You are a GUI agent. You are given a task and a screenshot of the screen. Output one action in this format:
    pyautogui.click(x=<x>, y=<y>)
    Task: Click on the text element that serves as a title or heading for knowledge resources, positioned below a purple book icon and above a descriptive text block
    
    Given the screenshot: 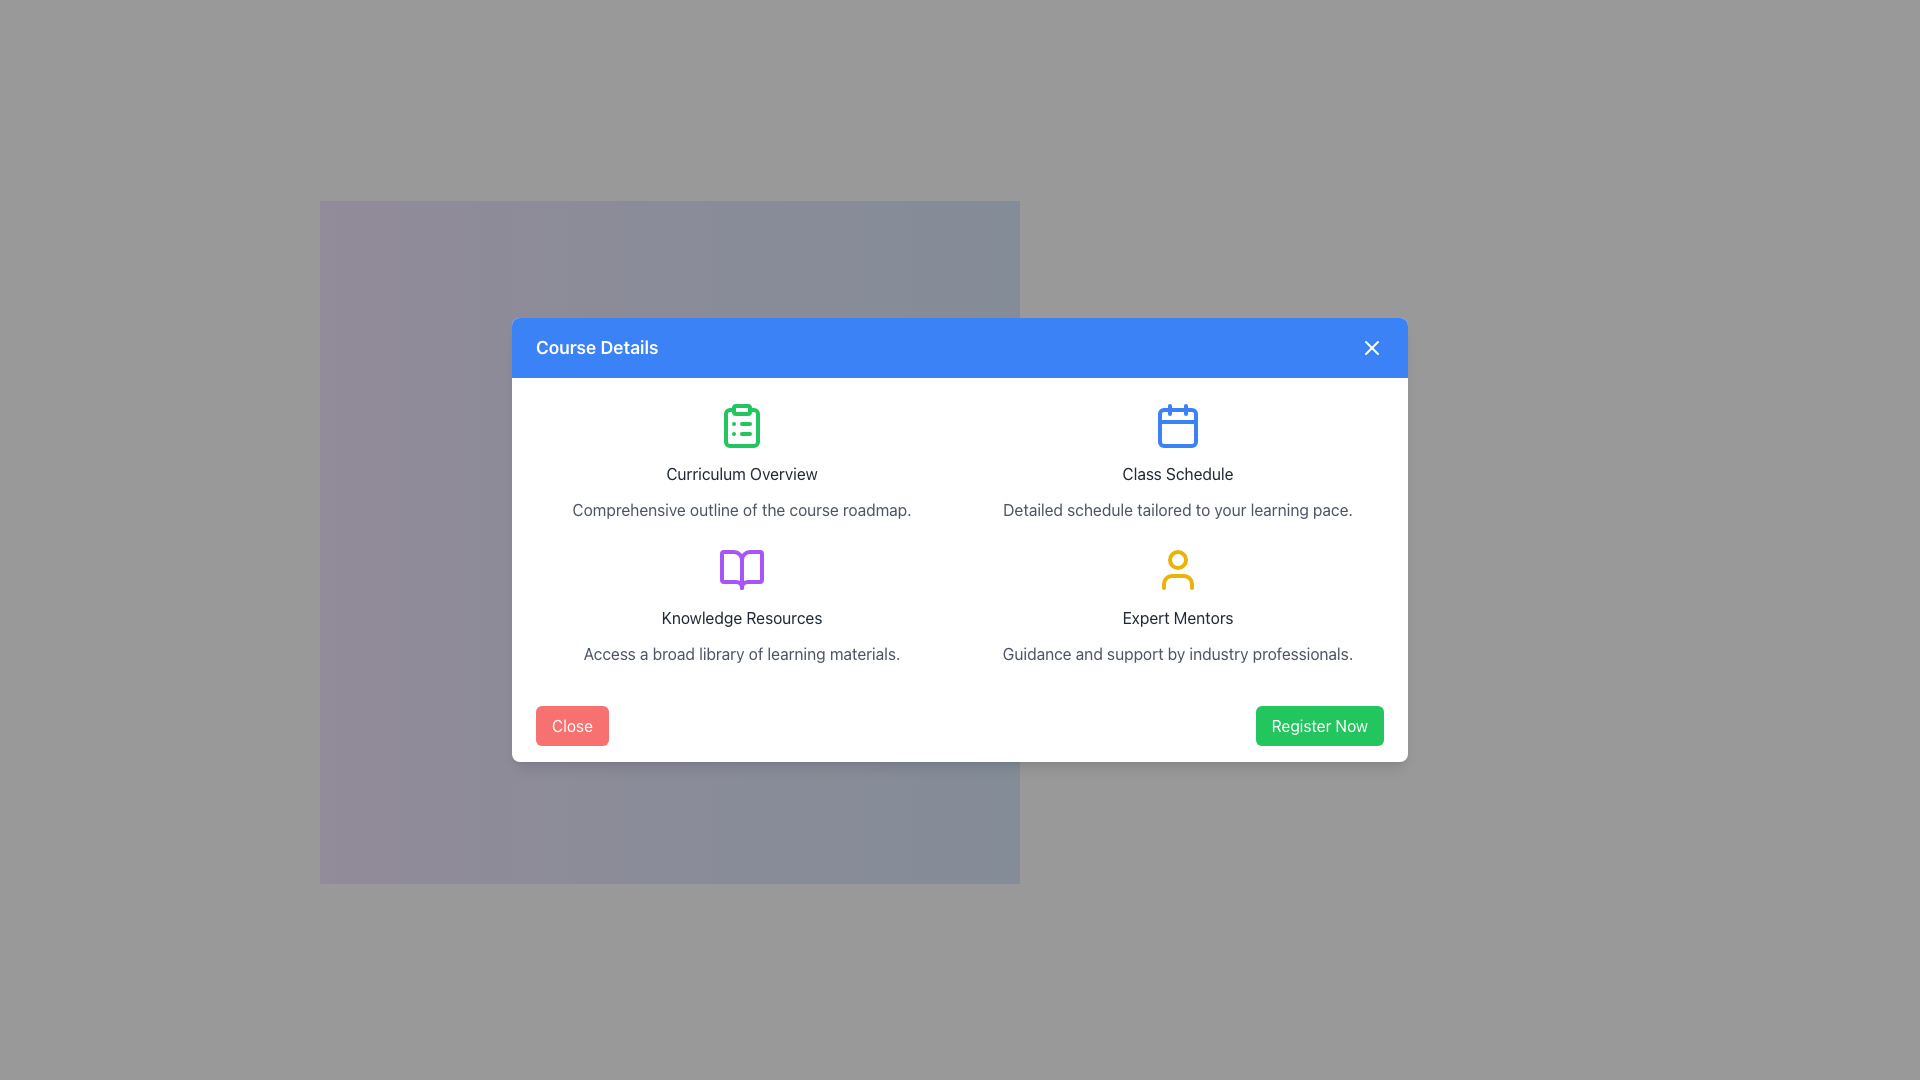 What is the action you would take?
    pyautogui.click(x=741, y=616)
    